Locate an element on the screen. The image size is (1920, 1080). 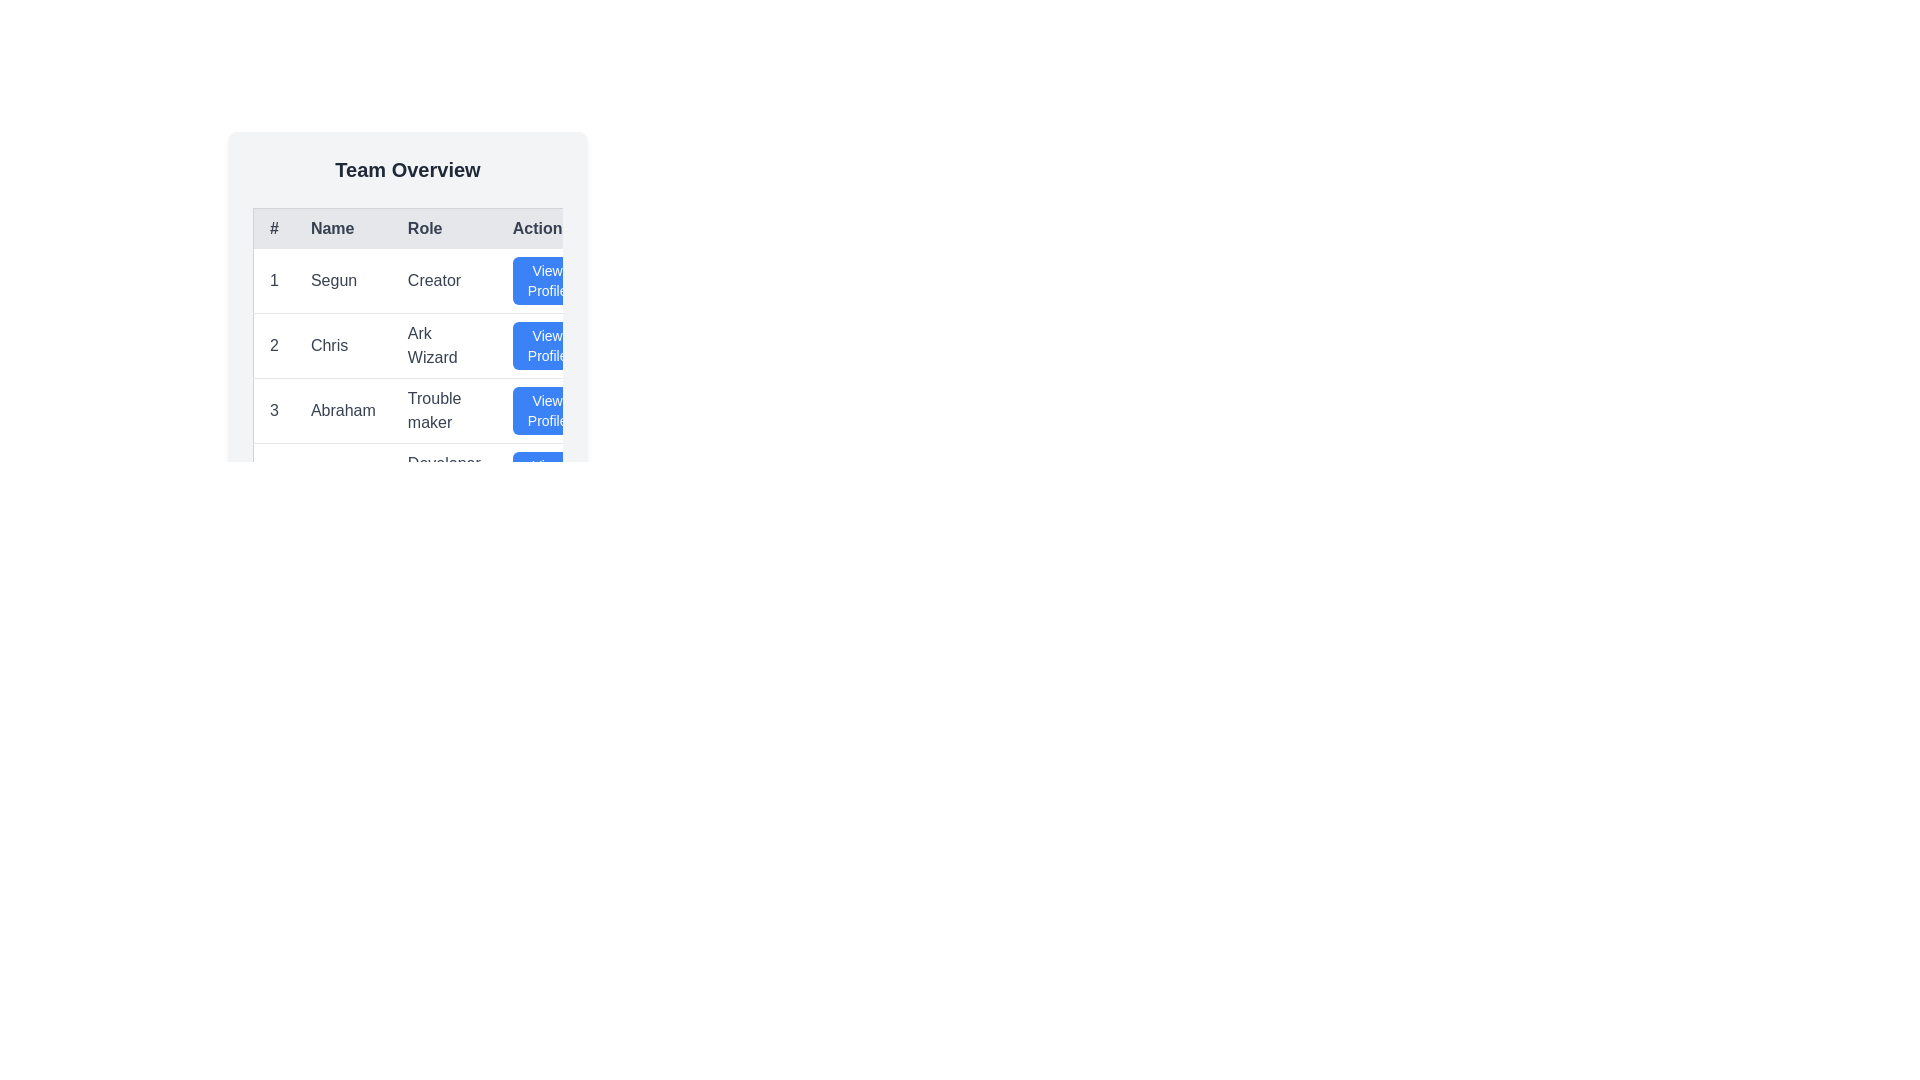
the blue button with rounded corners and white text reading 'View Profile' in the 'Action' column for 'Abraham' and 'Trouble maker' is located at coordinates (556, 410).